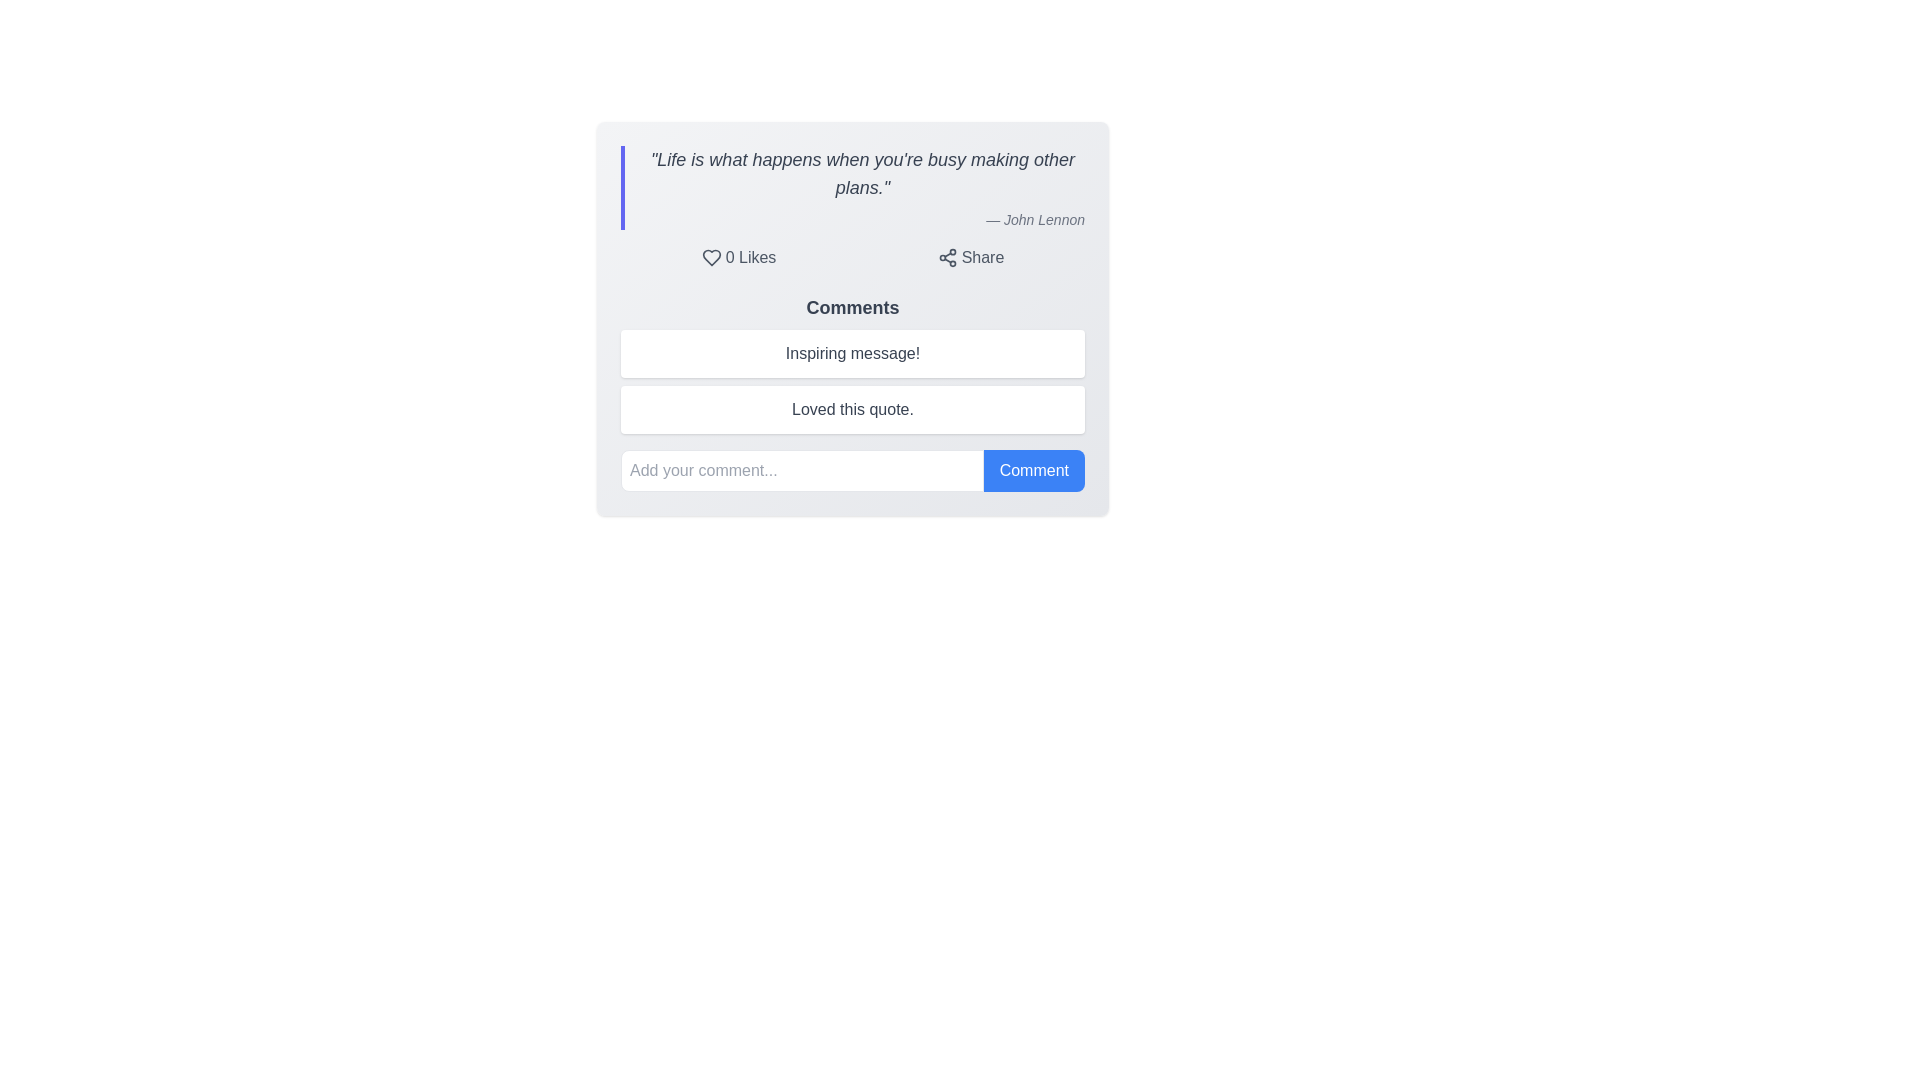 This screenshot has height=1080, width=1920. I want to click on the rectangular text box with a white background containing the text 'Loved this quote.' which is styled in gray and is located under the 'Comments' section, so click(853, 408).